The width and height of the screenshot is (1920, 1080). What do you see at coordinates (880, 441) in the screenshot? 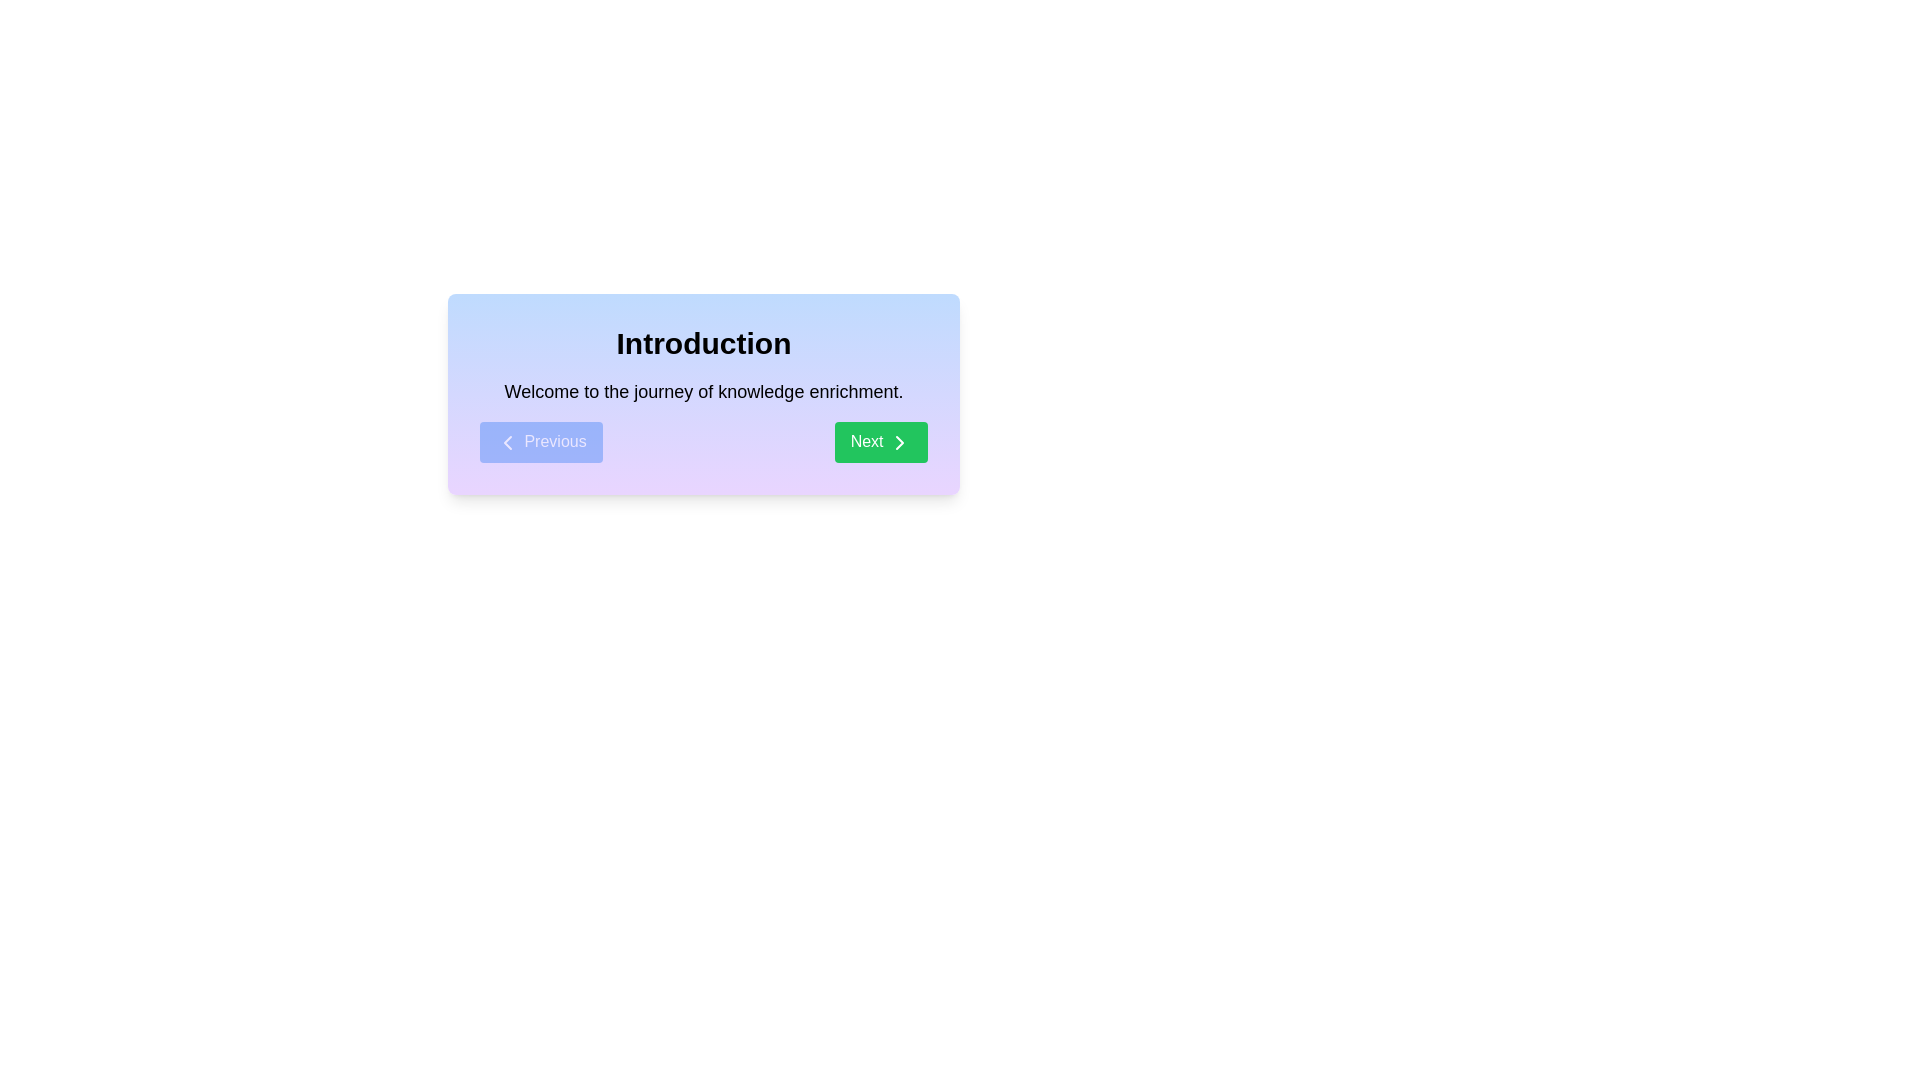
I see `the 'Next' button to navigate to the next step` at bounding box center [880, 441].